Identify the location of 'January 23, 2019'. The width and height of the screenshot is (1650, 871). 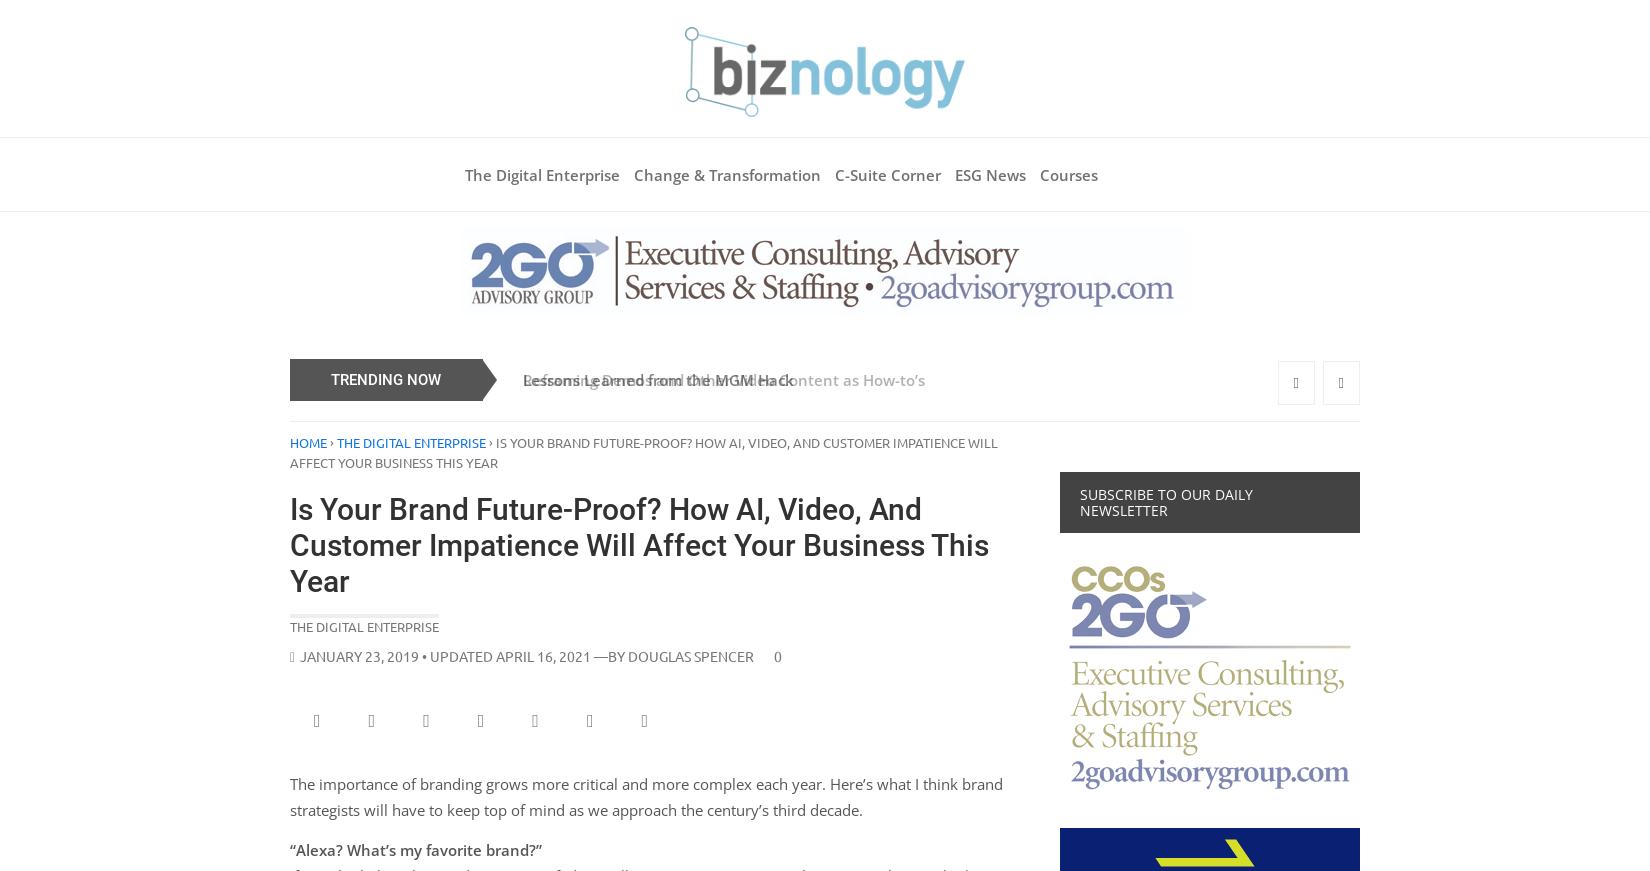
(299, 655).